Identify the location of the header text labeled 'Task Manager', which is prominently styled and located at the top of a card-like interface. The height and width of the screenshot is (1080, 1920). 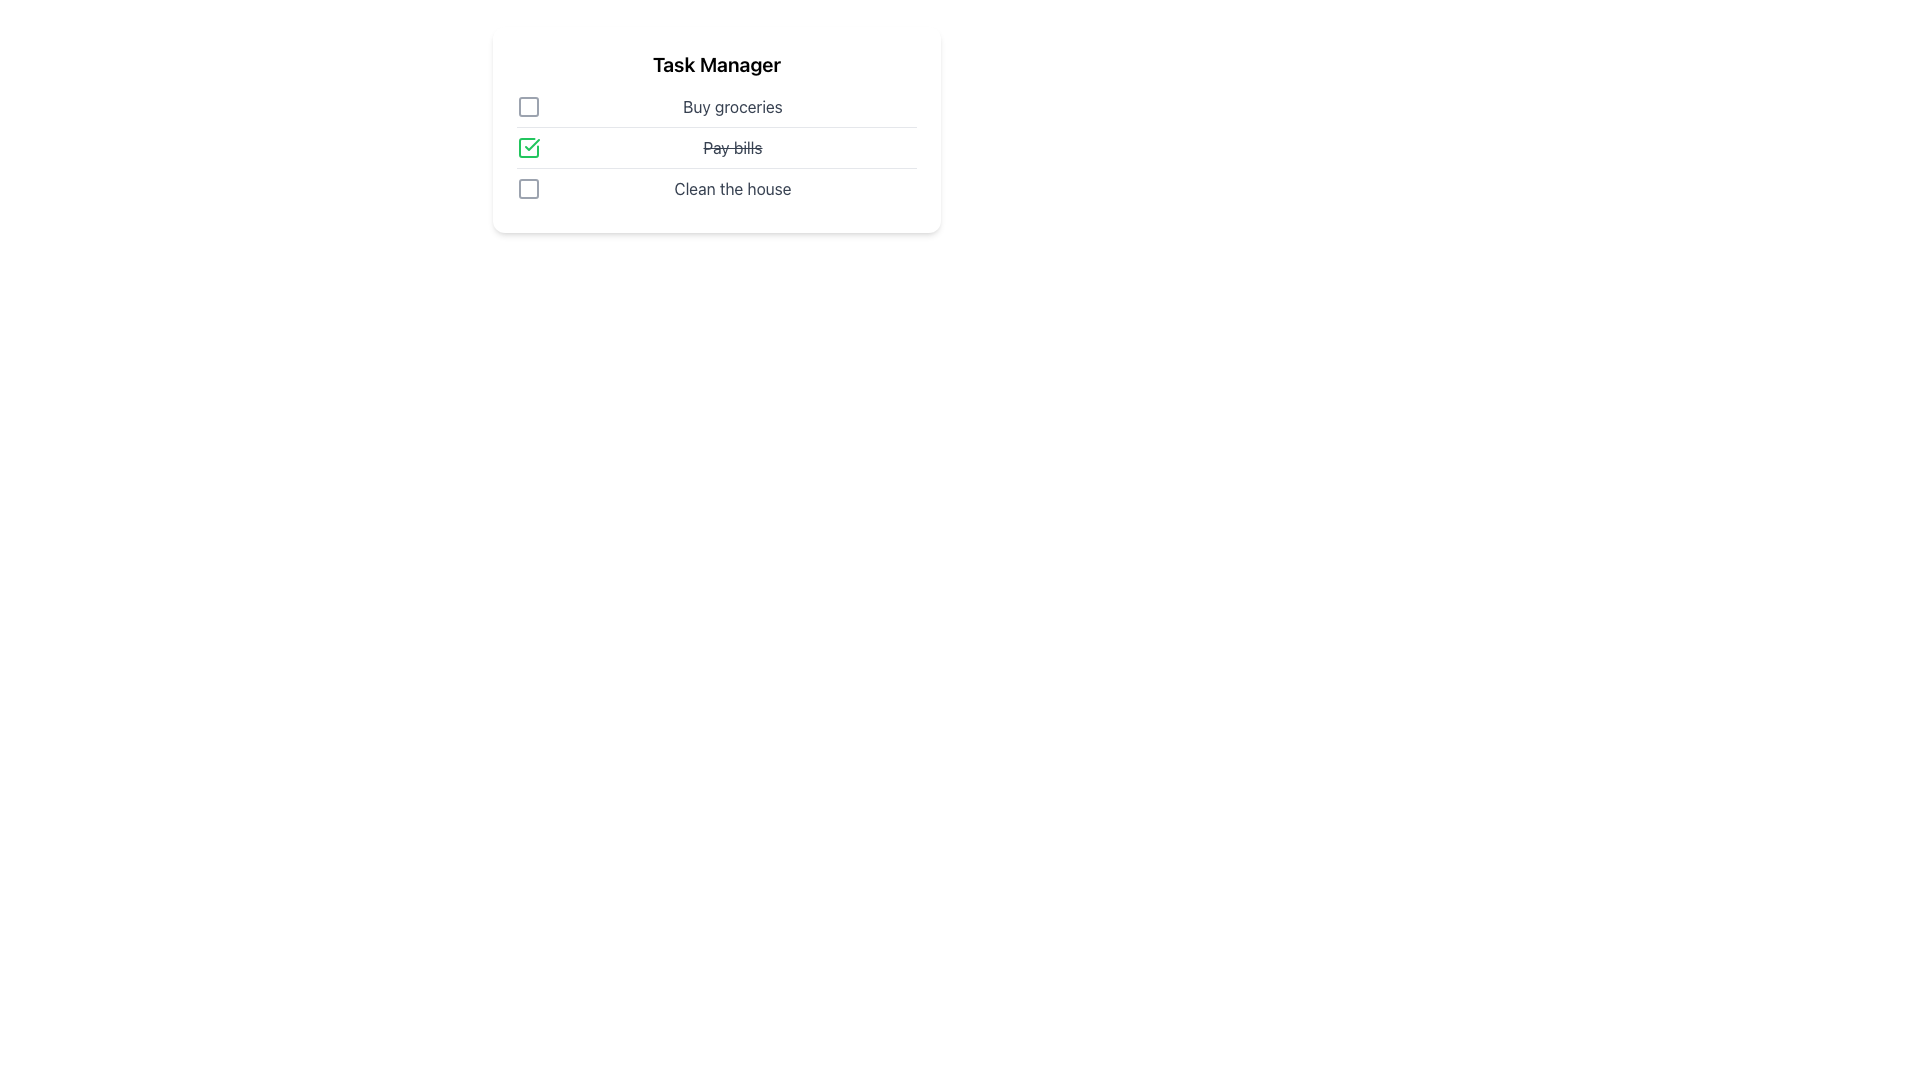
(716, 64).